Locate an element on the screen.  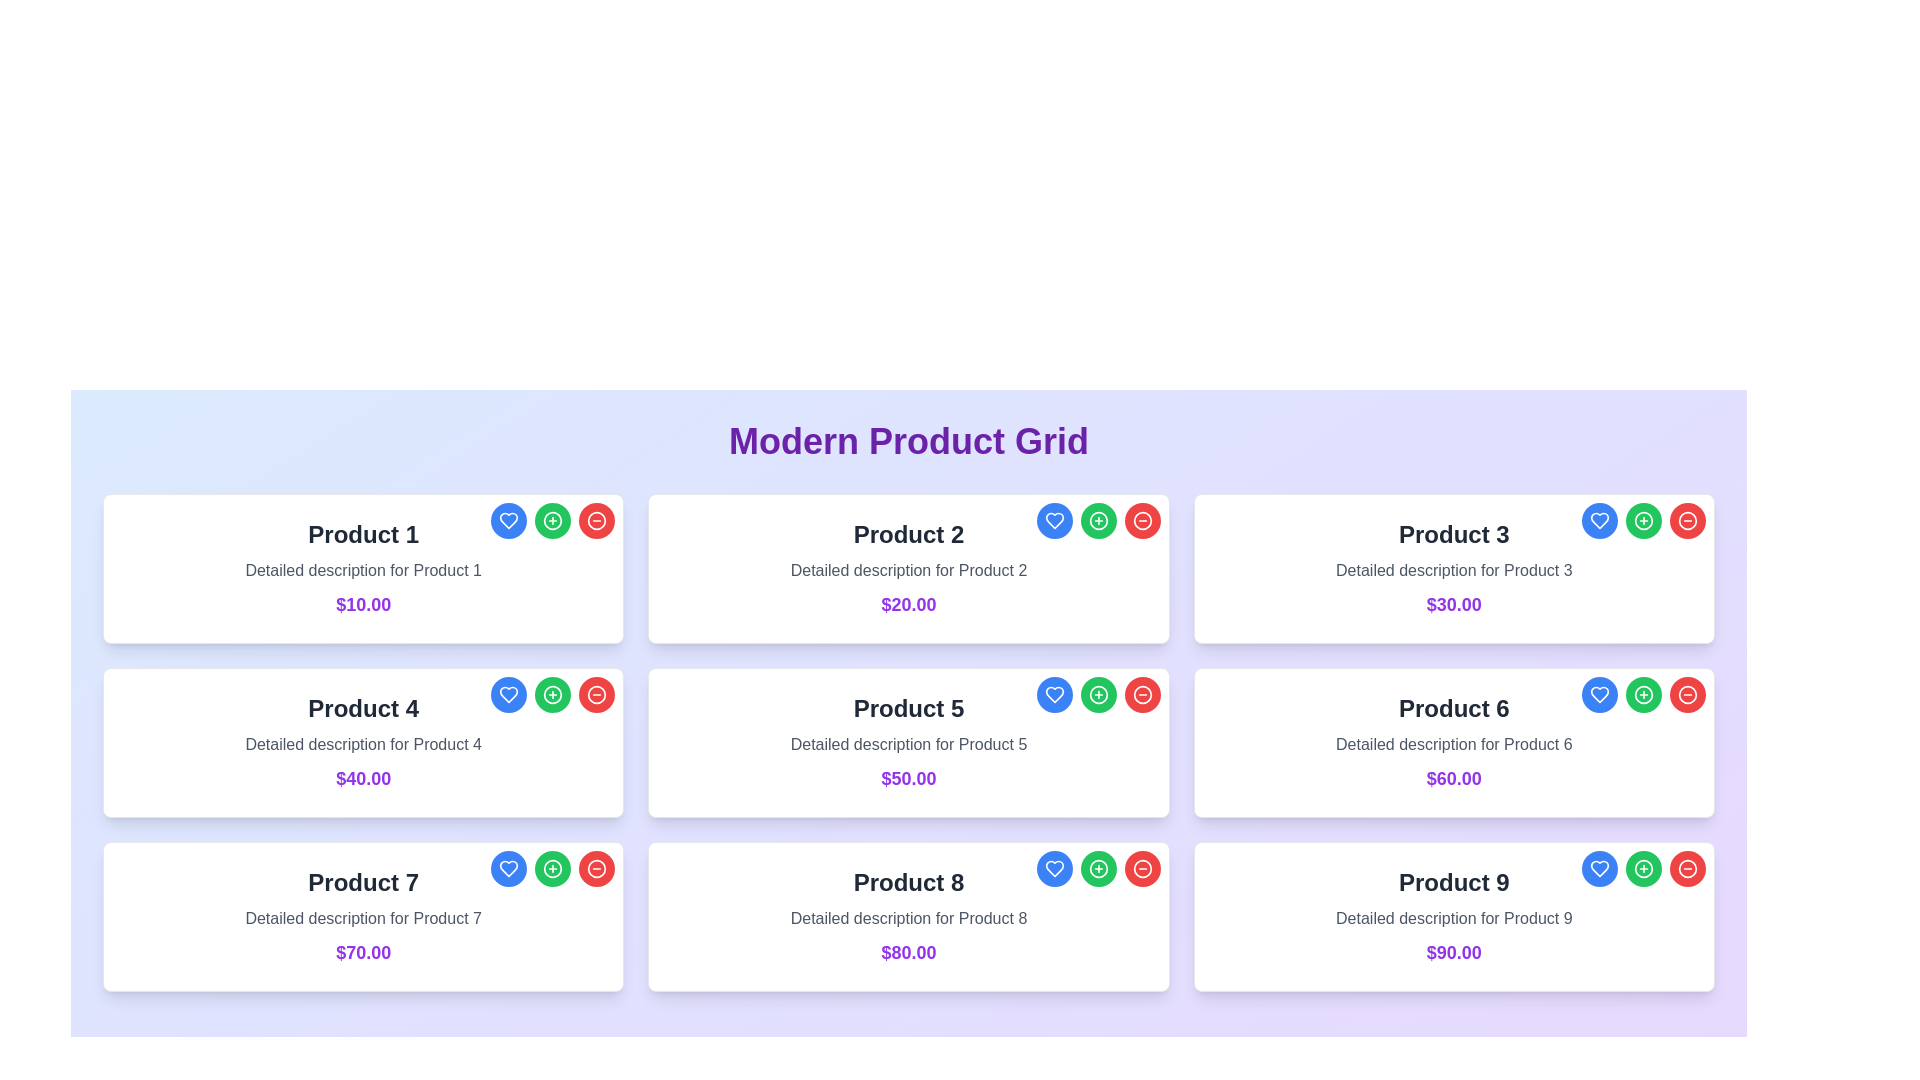
the text label providing additional information about 'Product 3', which is located directly under the title and before the price tag '$30.00' is located at coordinates (1454, 570).